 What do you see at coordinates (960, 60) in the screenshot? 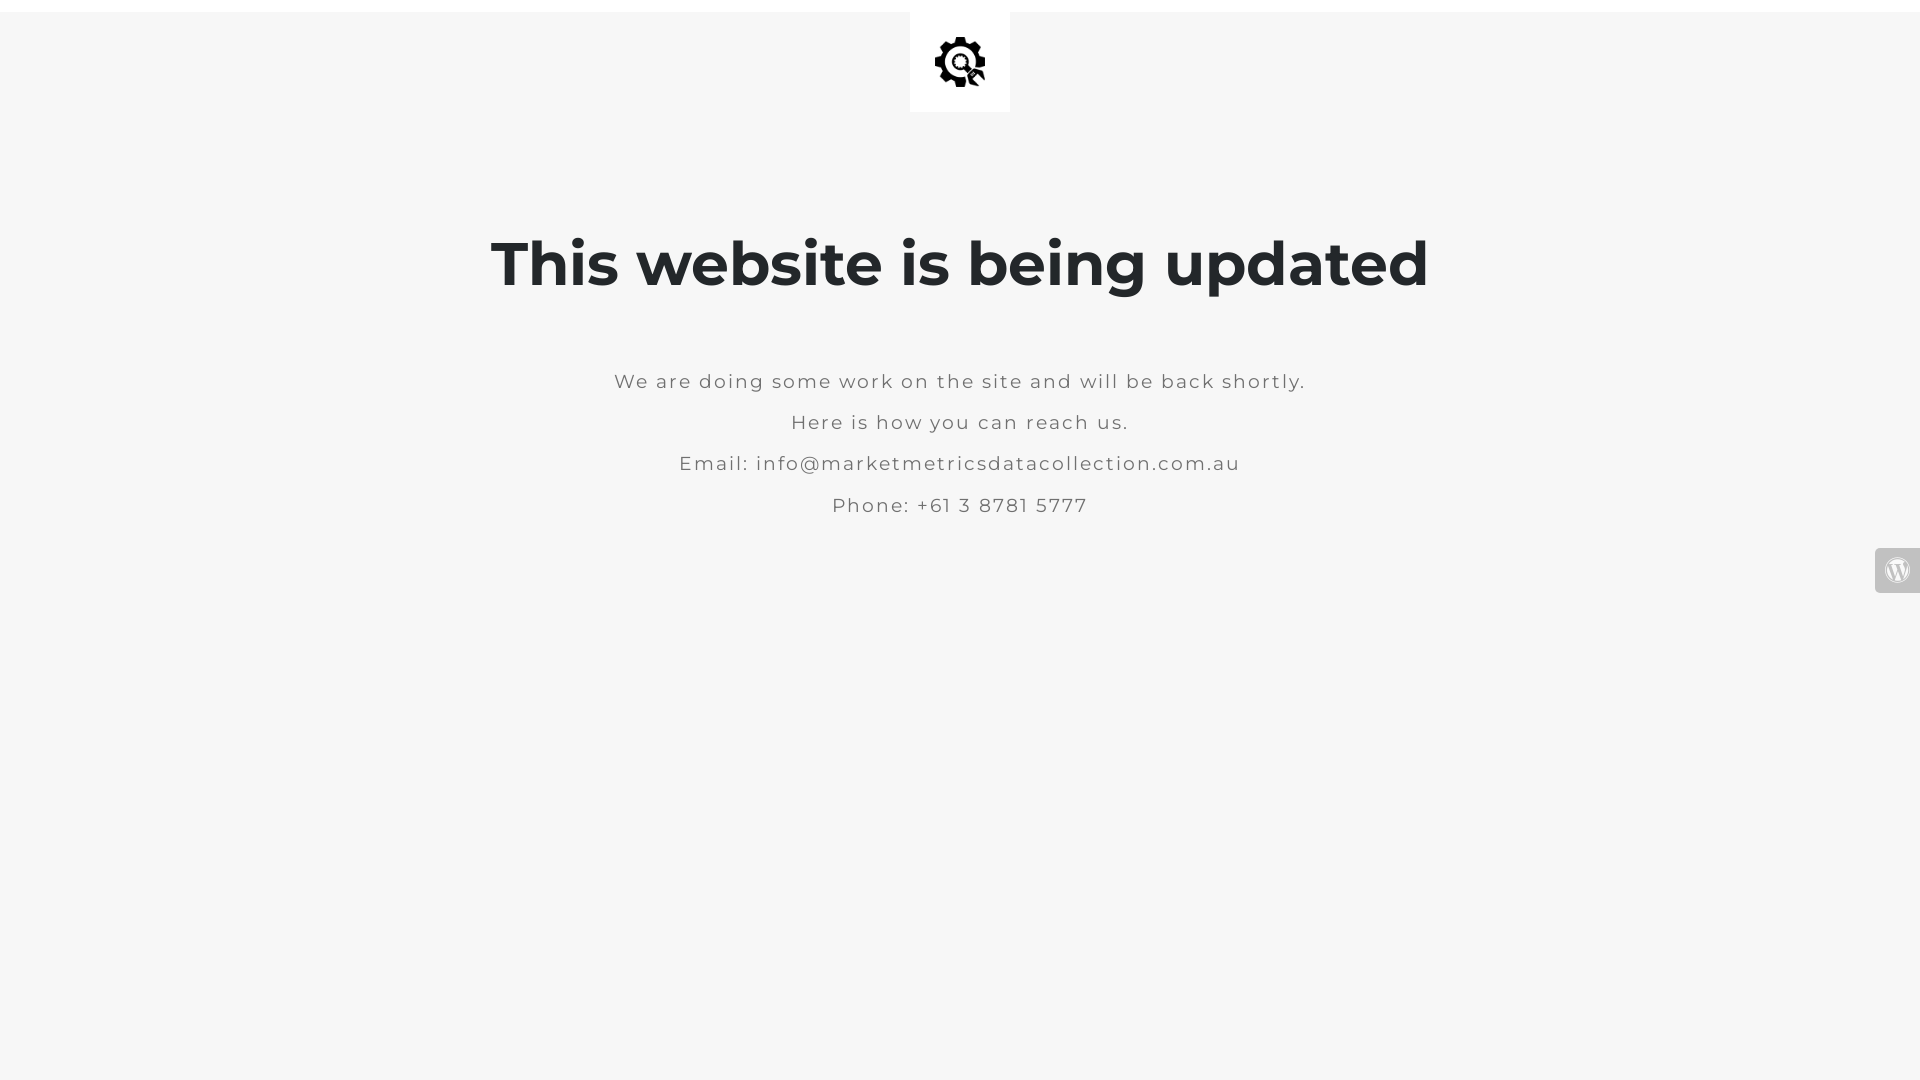
I see `'Site is Under Construction'` at bounding box center [960, 60].